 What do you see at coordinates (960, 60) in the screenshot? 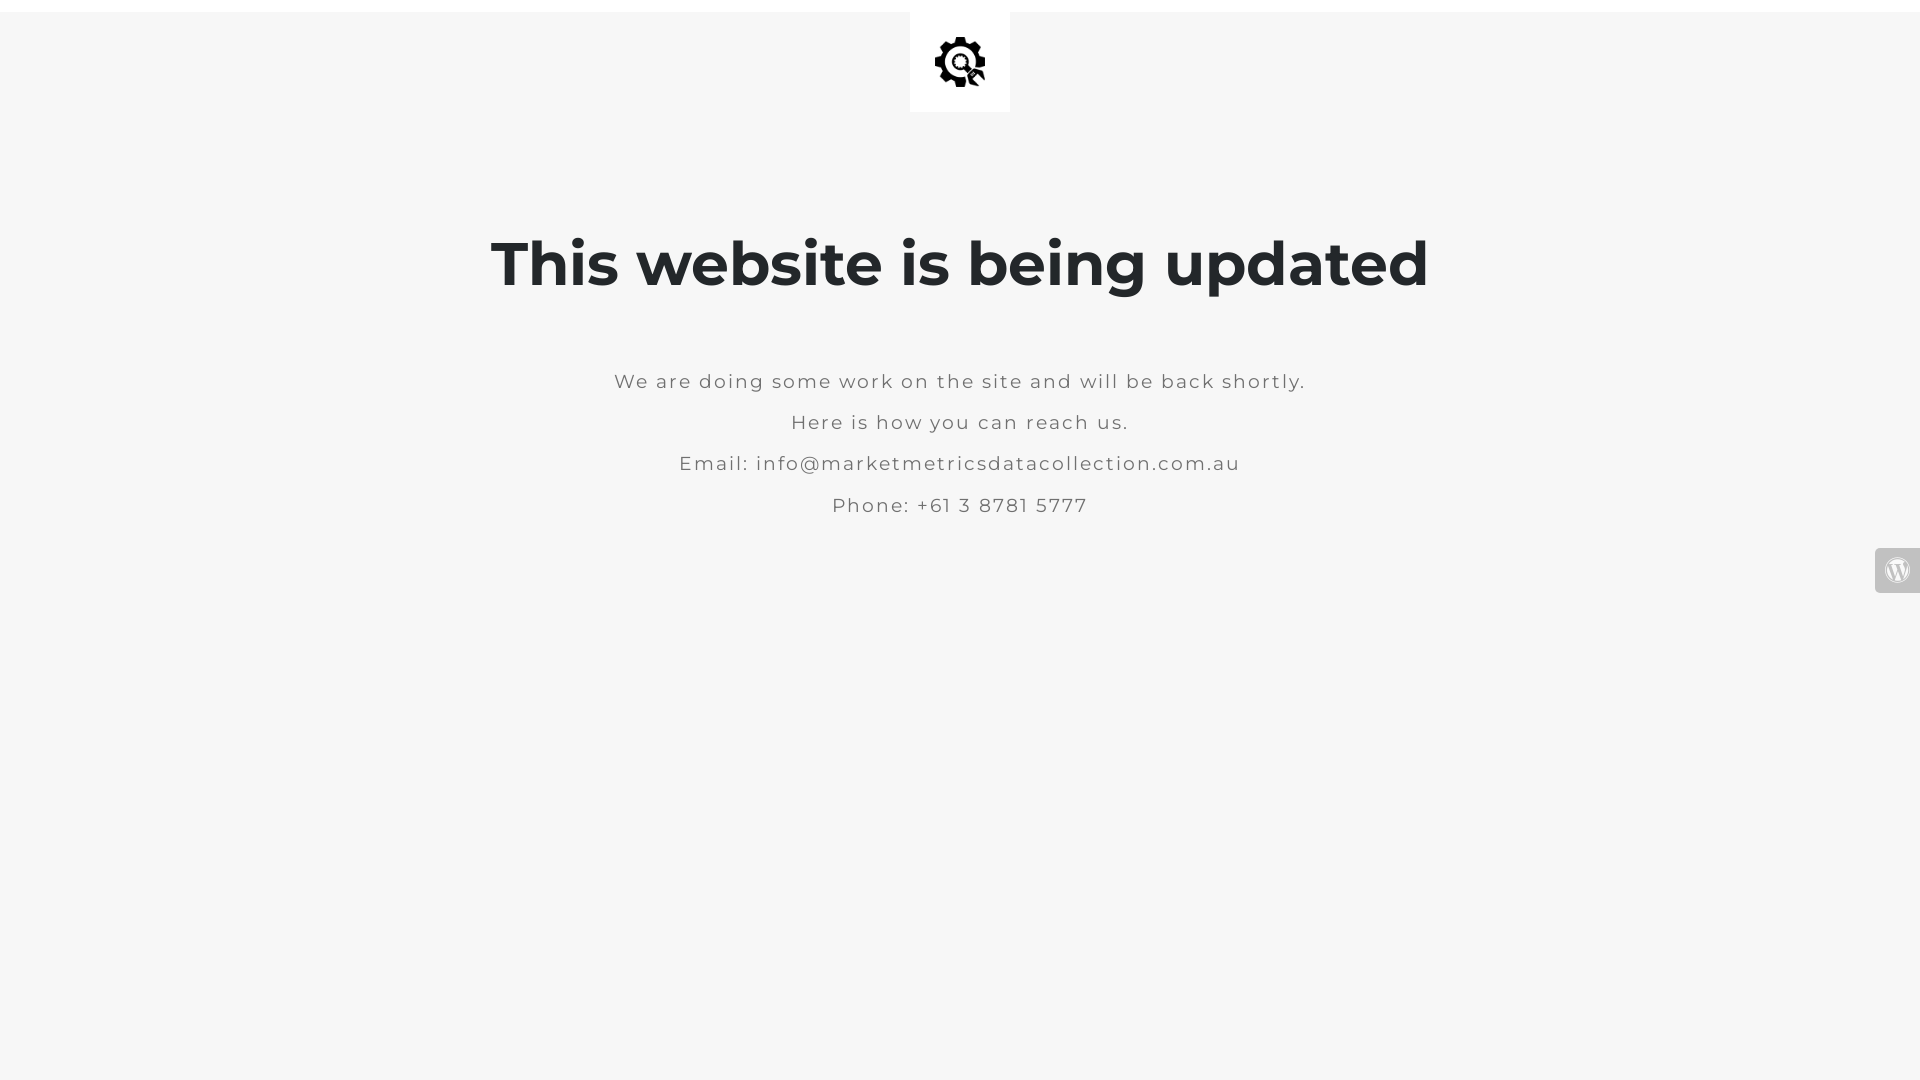
I see `'Site is Under Construction'` at bounding box center [960, 60].